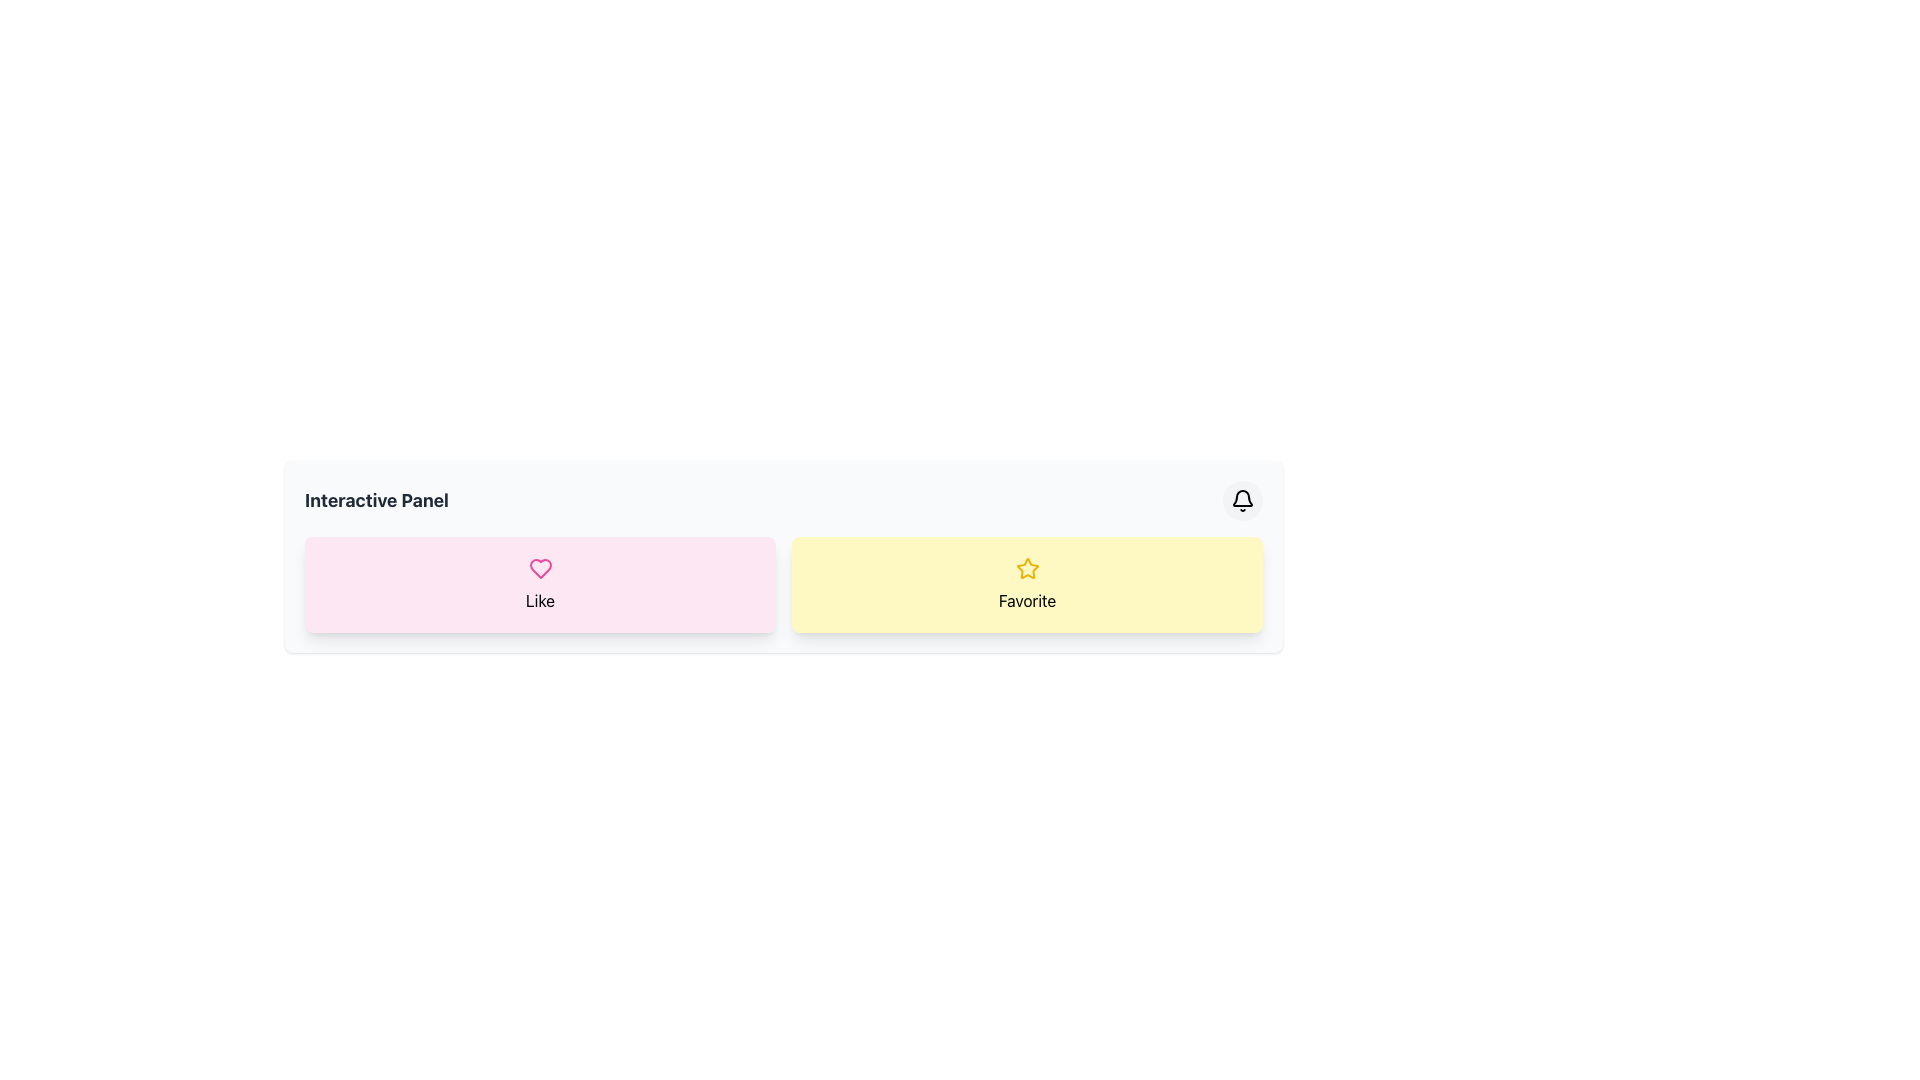 Image resolution: width=1920 pixels, height=1080 pixels. I want to click on the 'Favorite' button, which is a rectangular button with rounded corners, light yellow background, a star icon at the top, and the text 'Favorite' underneath, so click(1027, 585).